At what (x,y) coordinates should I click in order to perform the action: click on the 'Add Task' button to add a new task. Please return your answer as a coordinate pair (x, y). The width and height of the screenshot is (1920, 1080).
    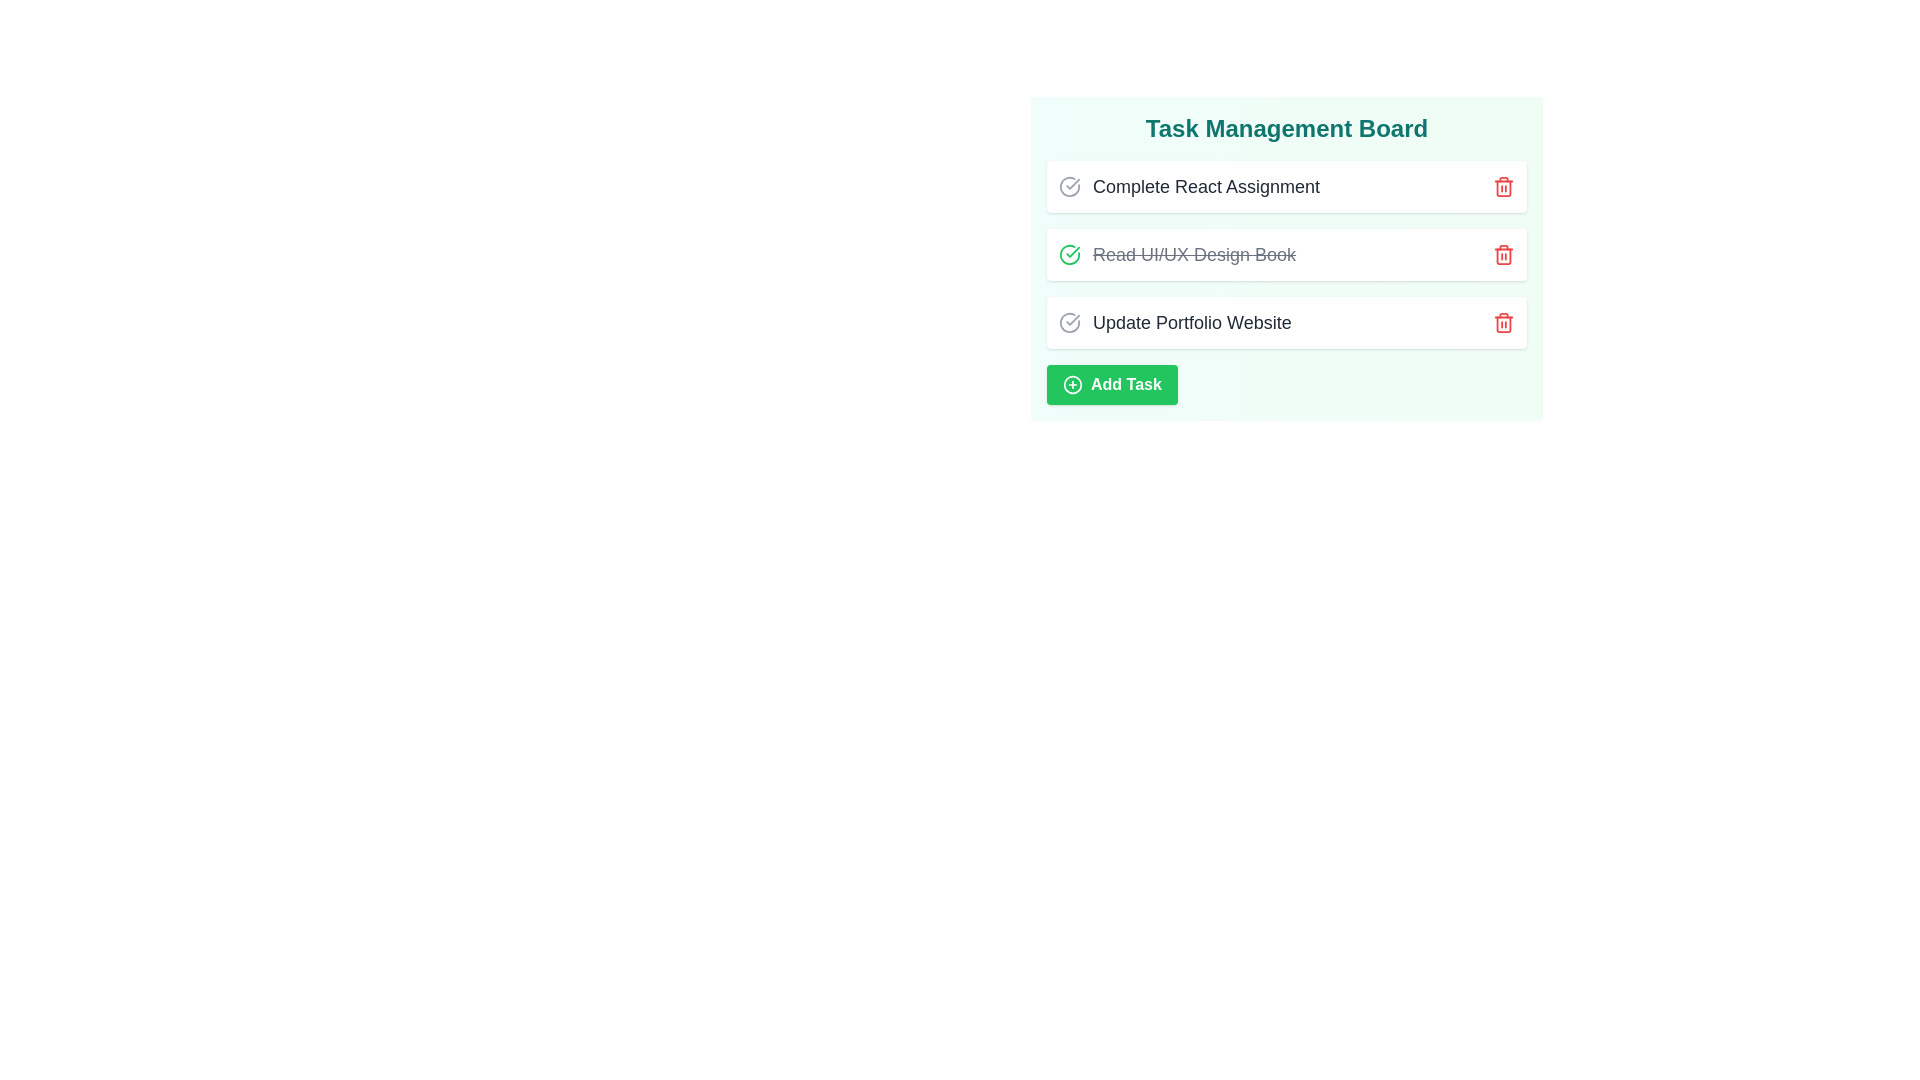
    Looking at the image, I should click on (1111, 385).